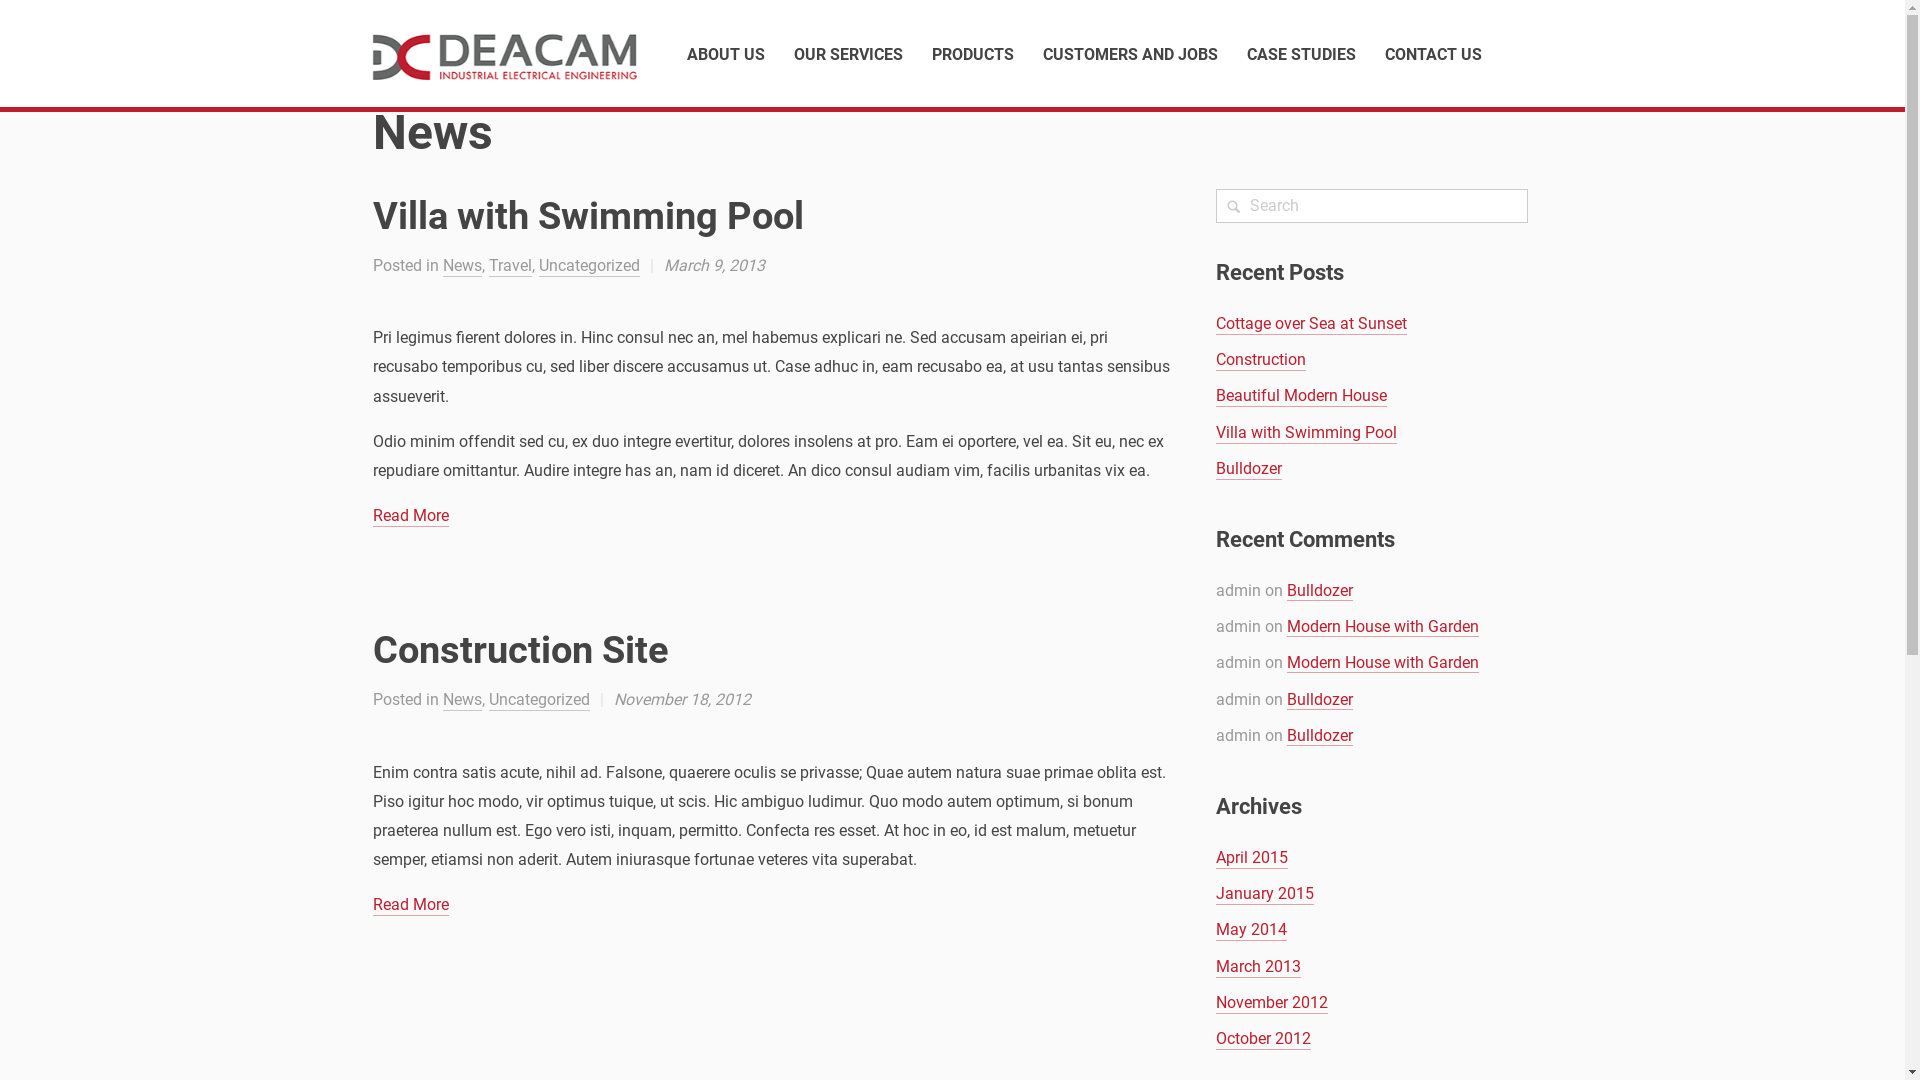  Describe the element at coordinates (1251, 857) in the screenshot. I see `'April 2015'` at that location.